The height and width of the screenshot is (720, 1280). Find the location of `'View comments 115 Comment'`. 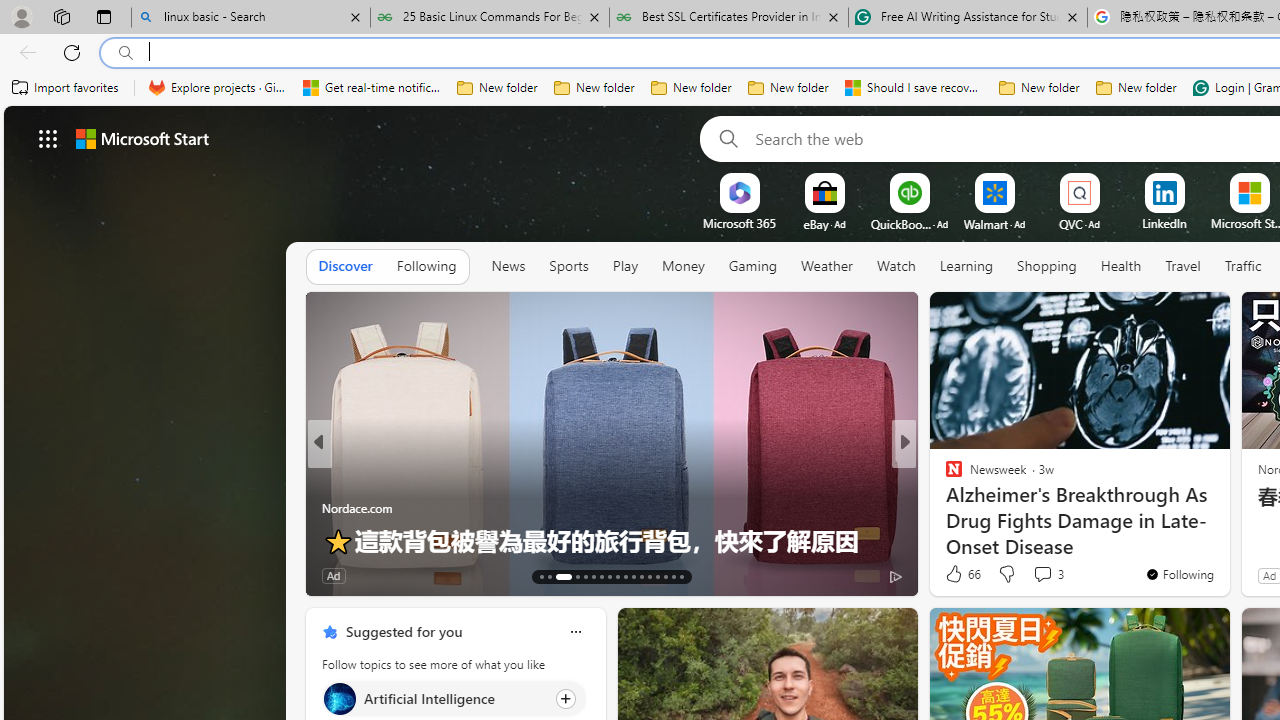

'View comments 115 Comment' is located at coordinates (1041, 575).